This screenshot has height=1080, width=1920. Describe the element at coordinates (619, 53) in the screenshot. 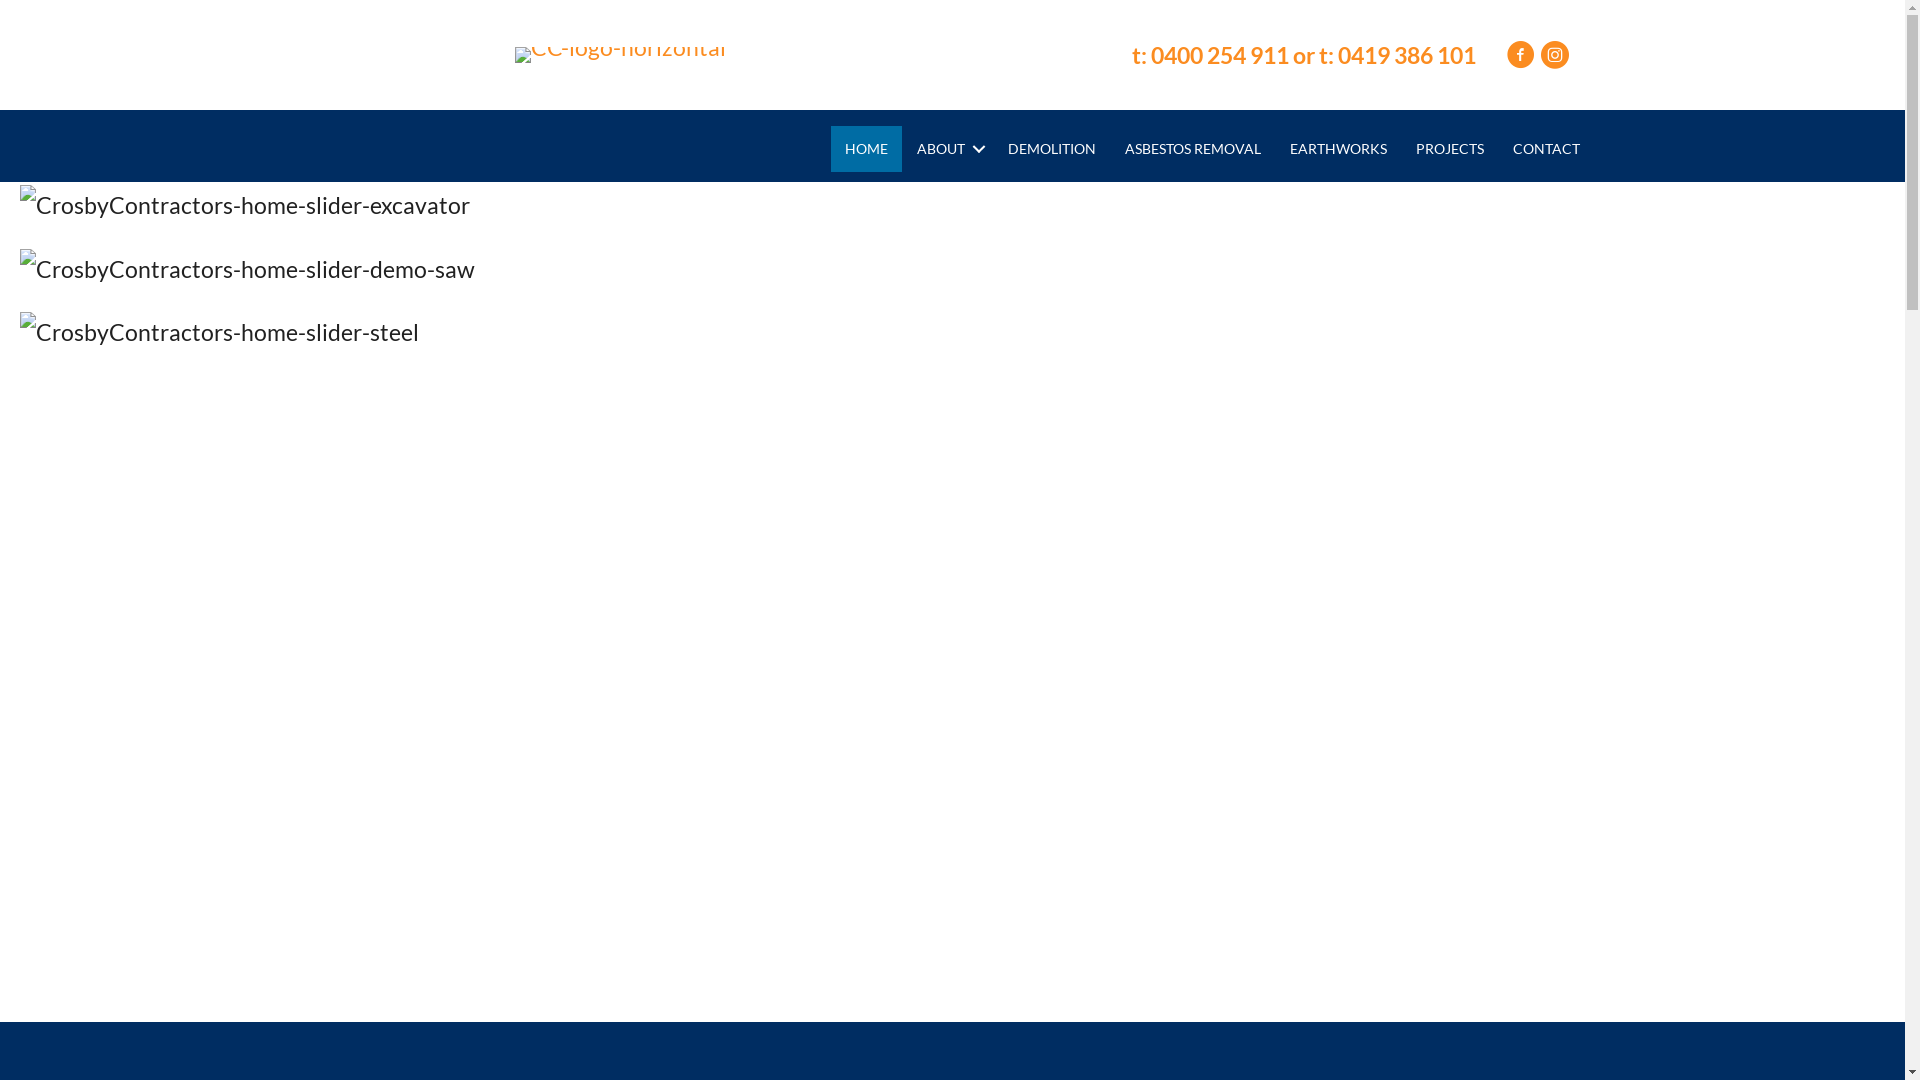

I see `'CC-logo-horizontal'` at that location.